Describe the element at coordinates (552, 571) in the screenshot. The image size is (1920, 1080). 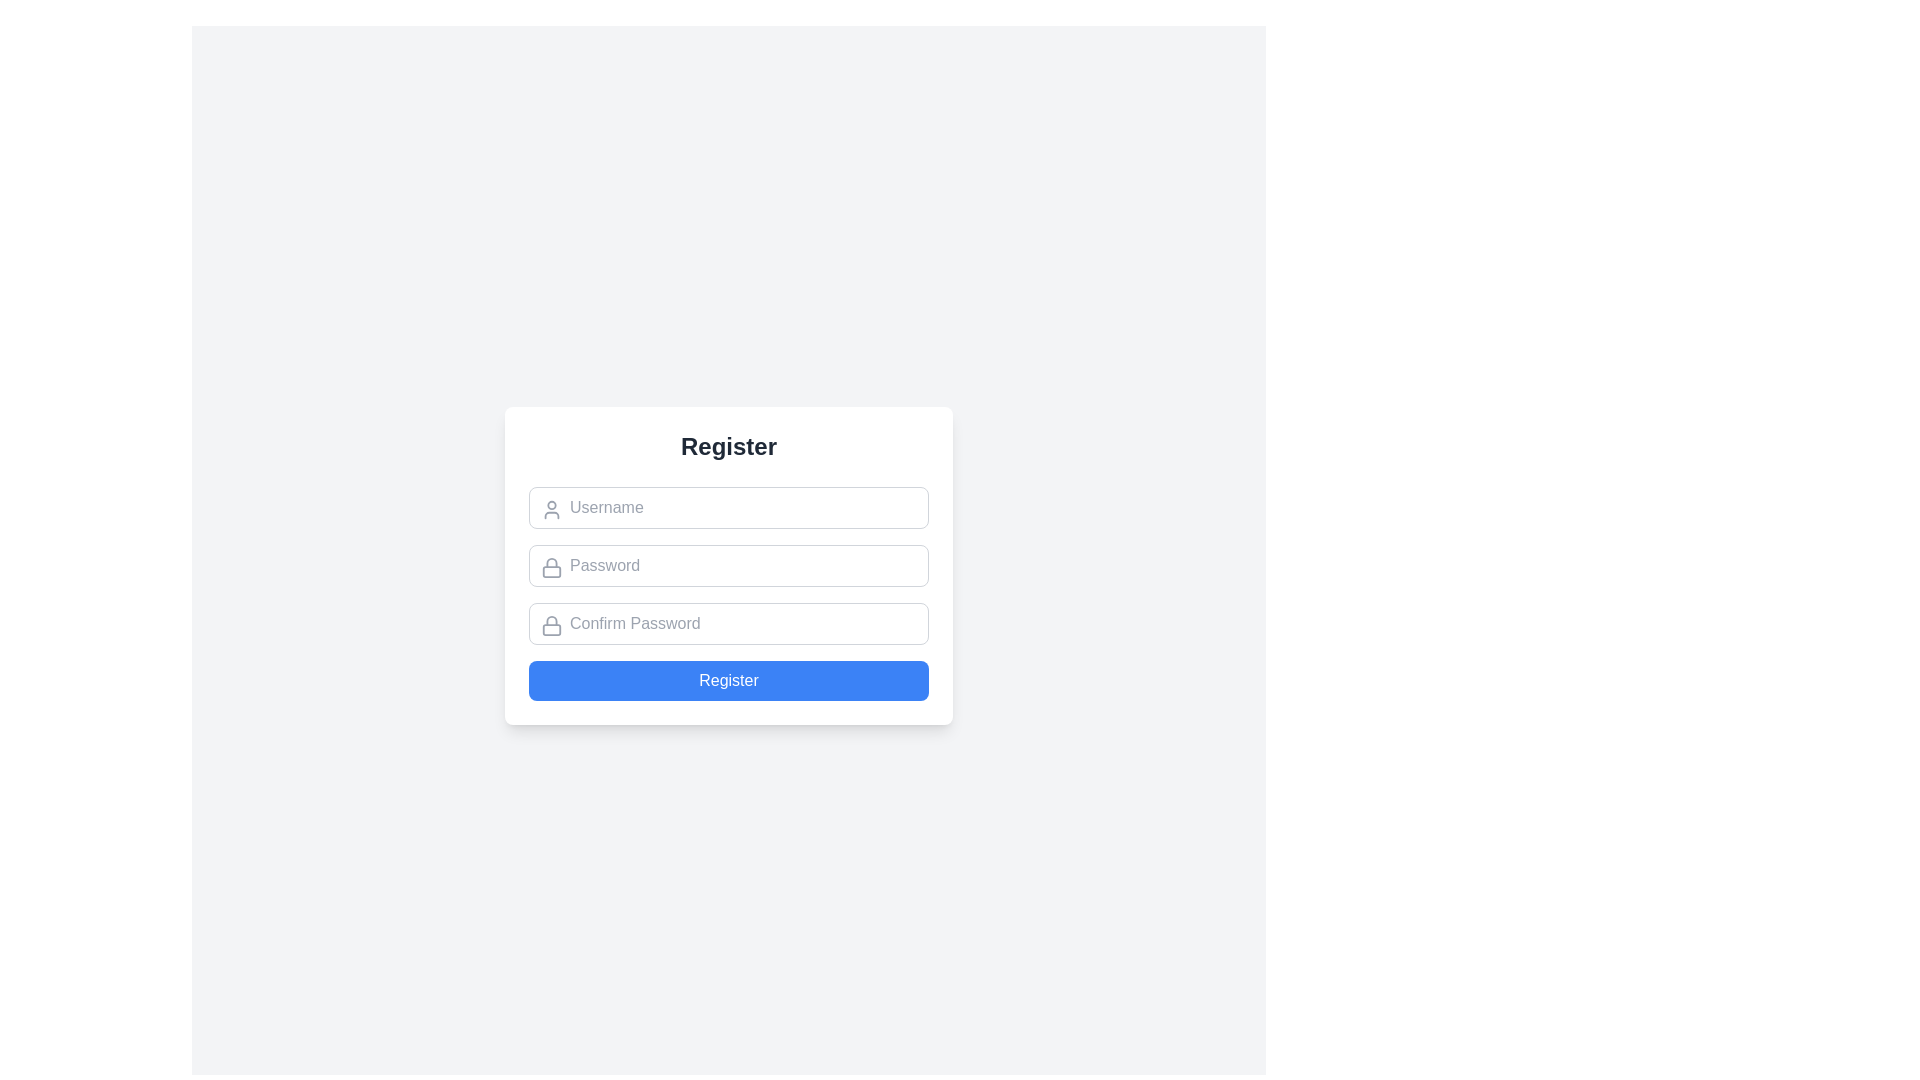
I see `the lower part of the lock icon, which symbolizes security for the password input field in the registration form interface` at that location.